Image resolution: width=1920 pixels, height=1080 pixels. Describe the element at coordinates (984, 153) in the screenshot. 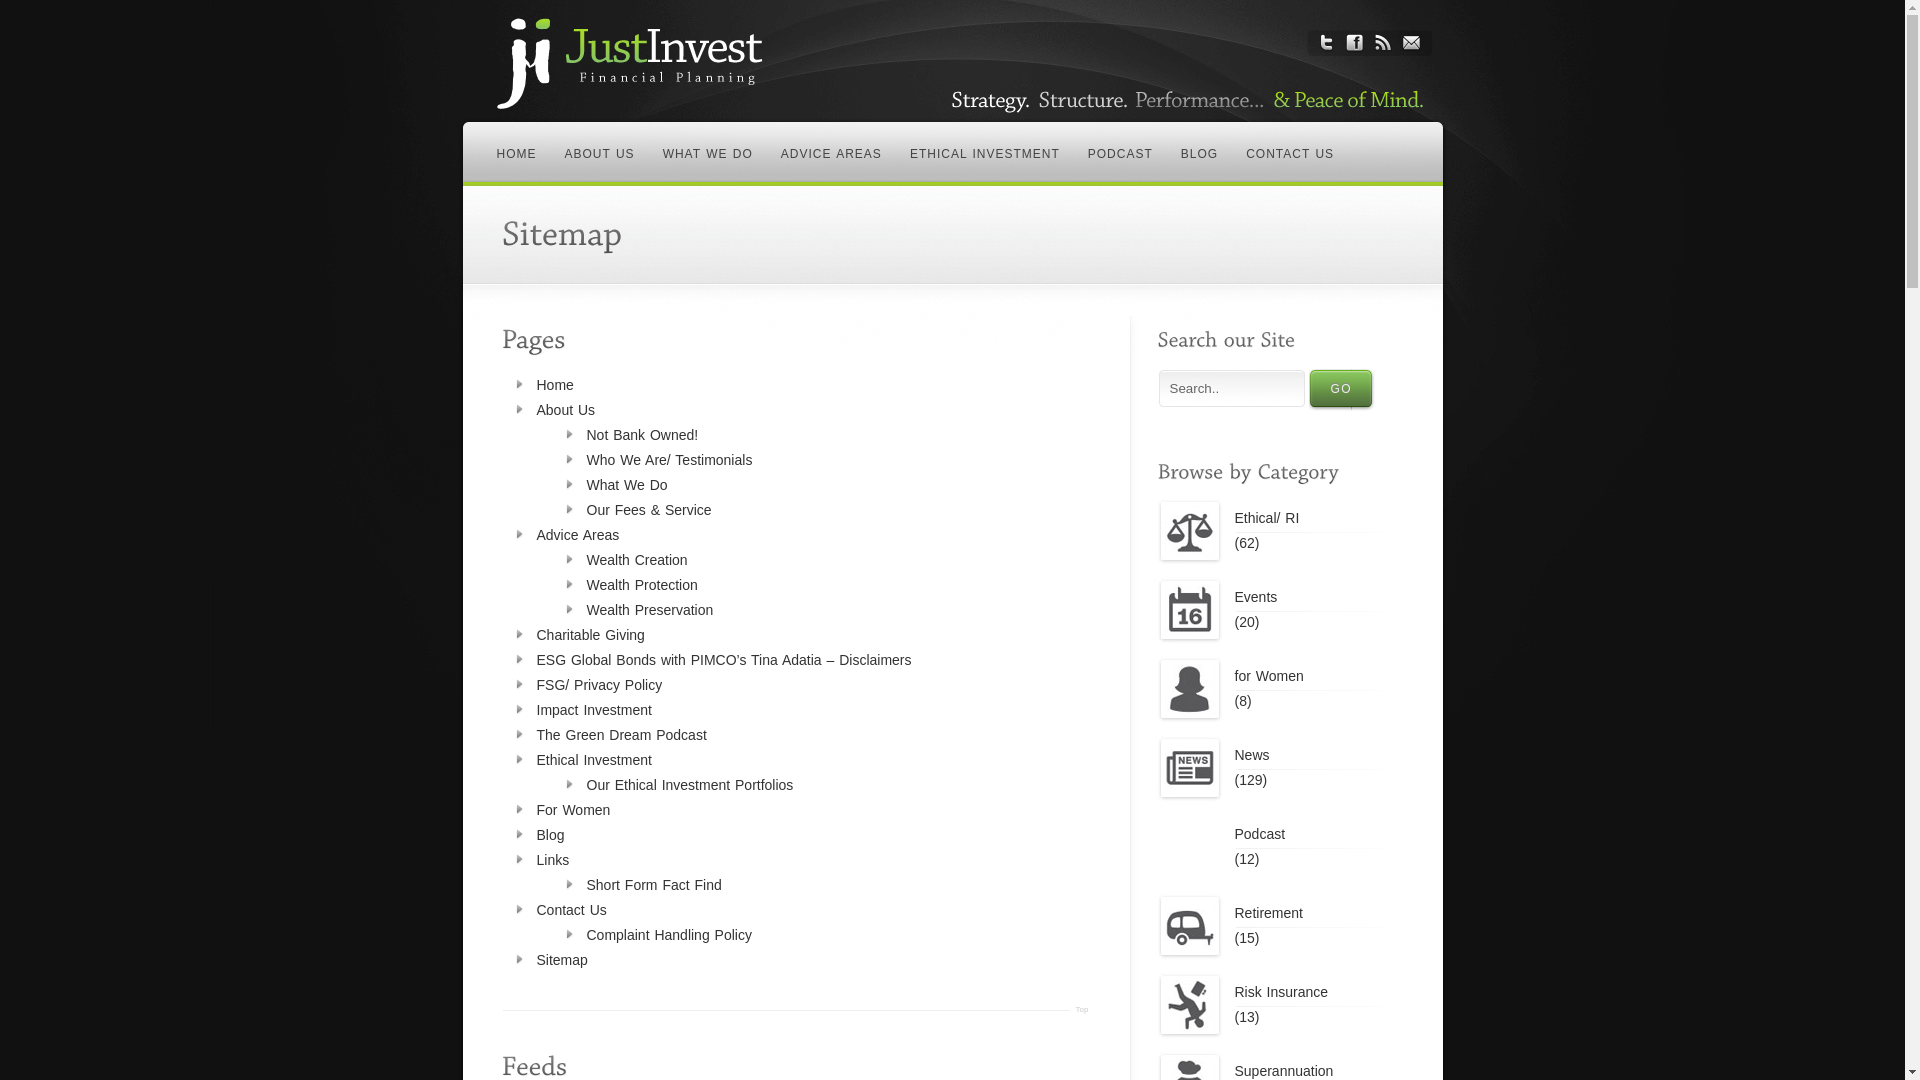

I see `'ETHICAL INVESTMENT'` at that location.